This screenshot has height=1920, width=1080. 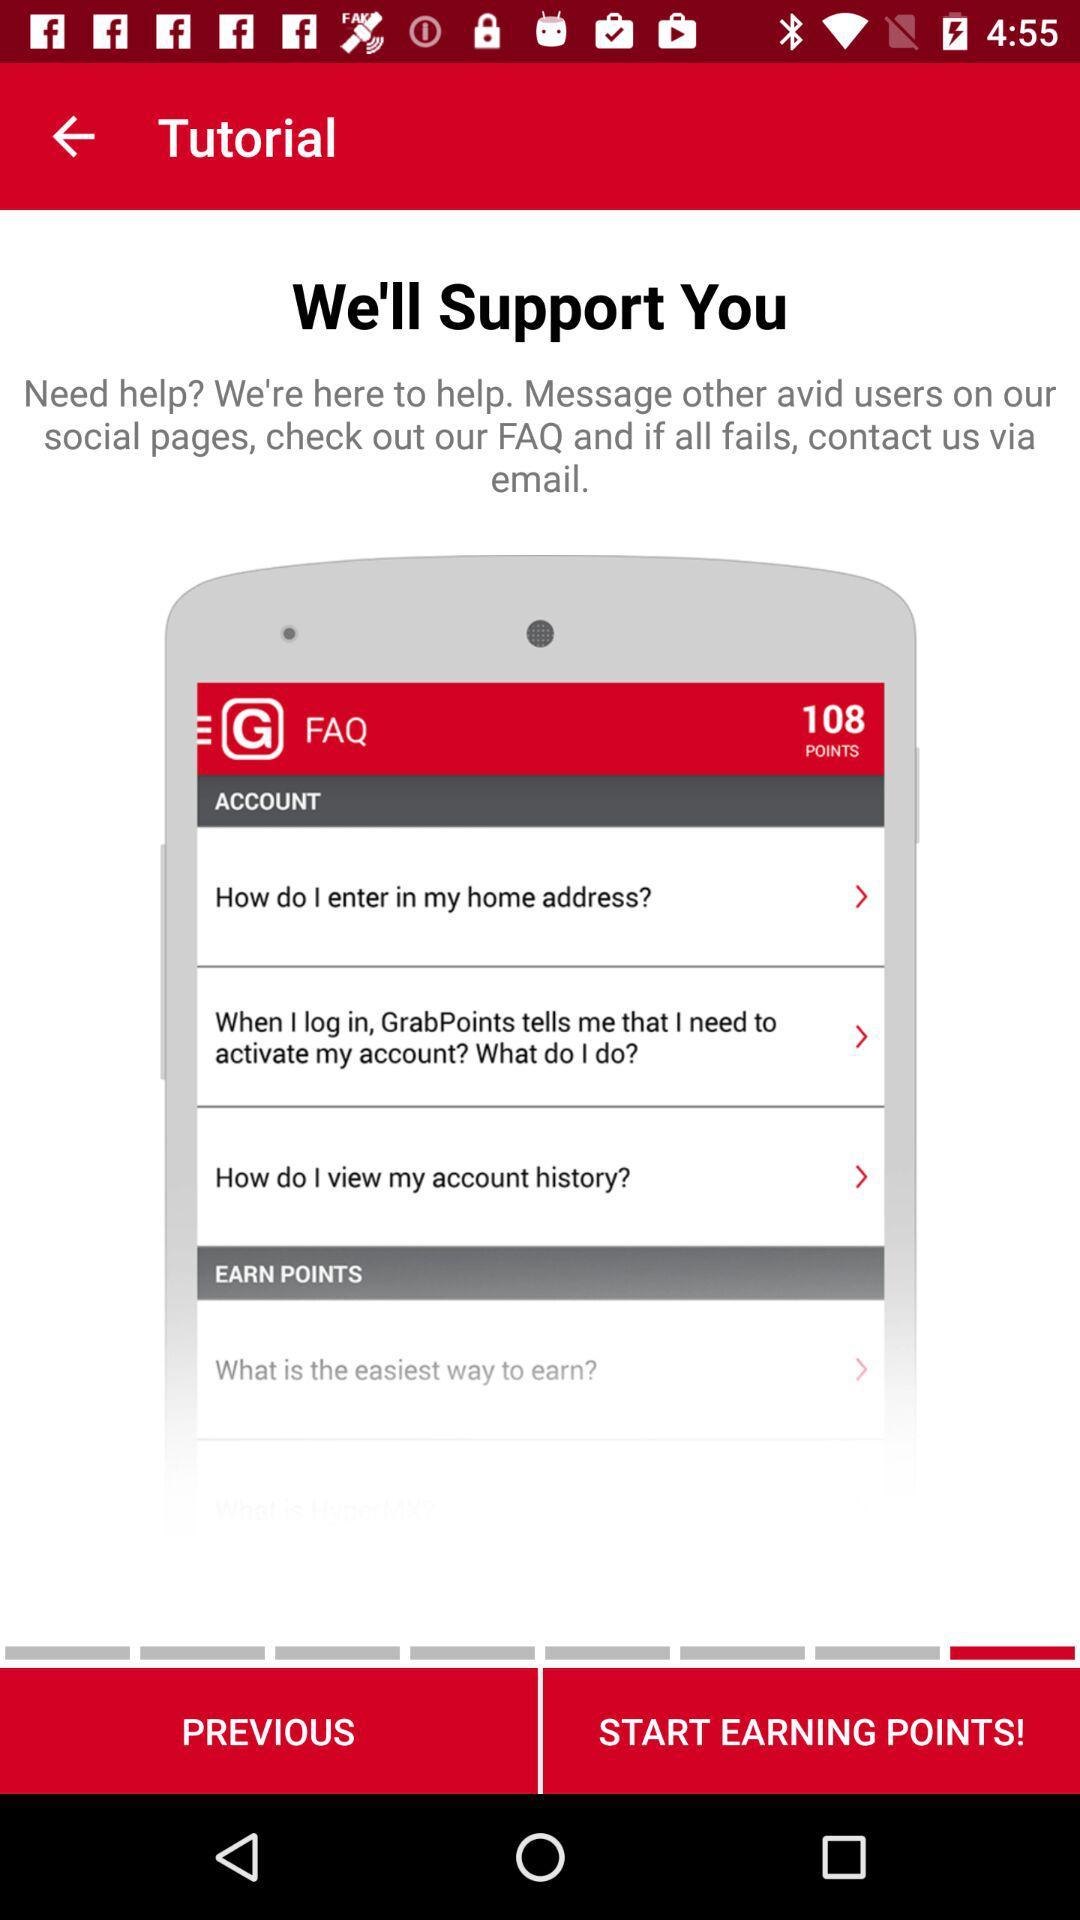 I want to click on the start earning points! at the bottom right corner, so click(x=811, y=1730).